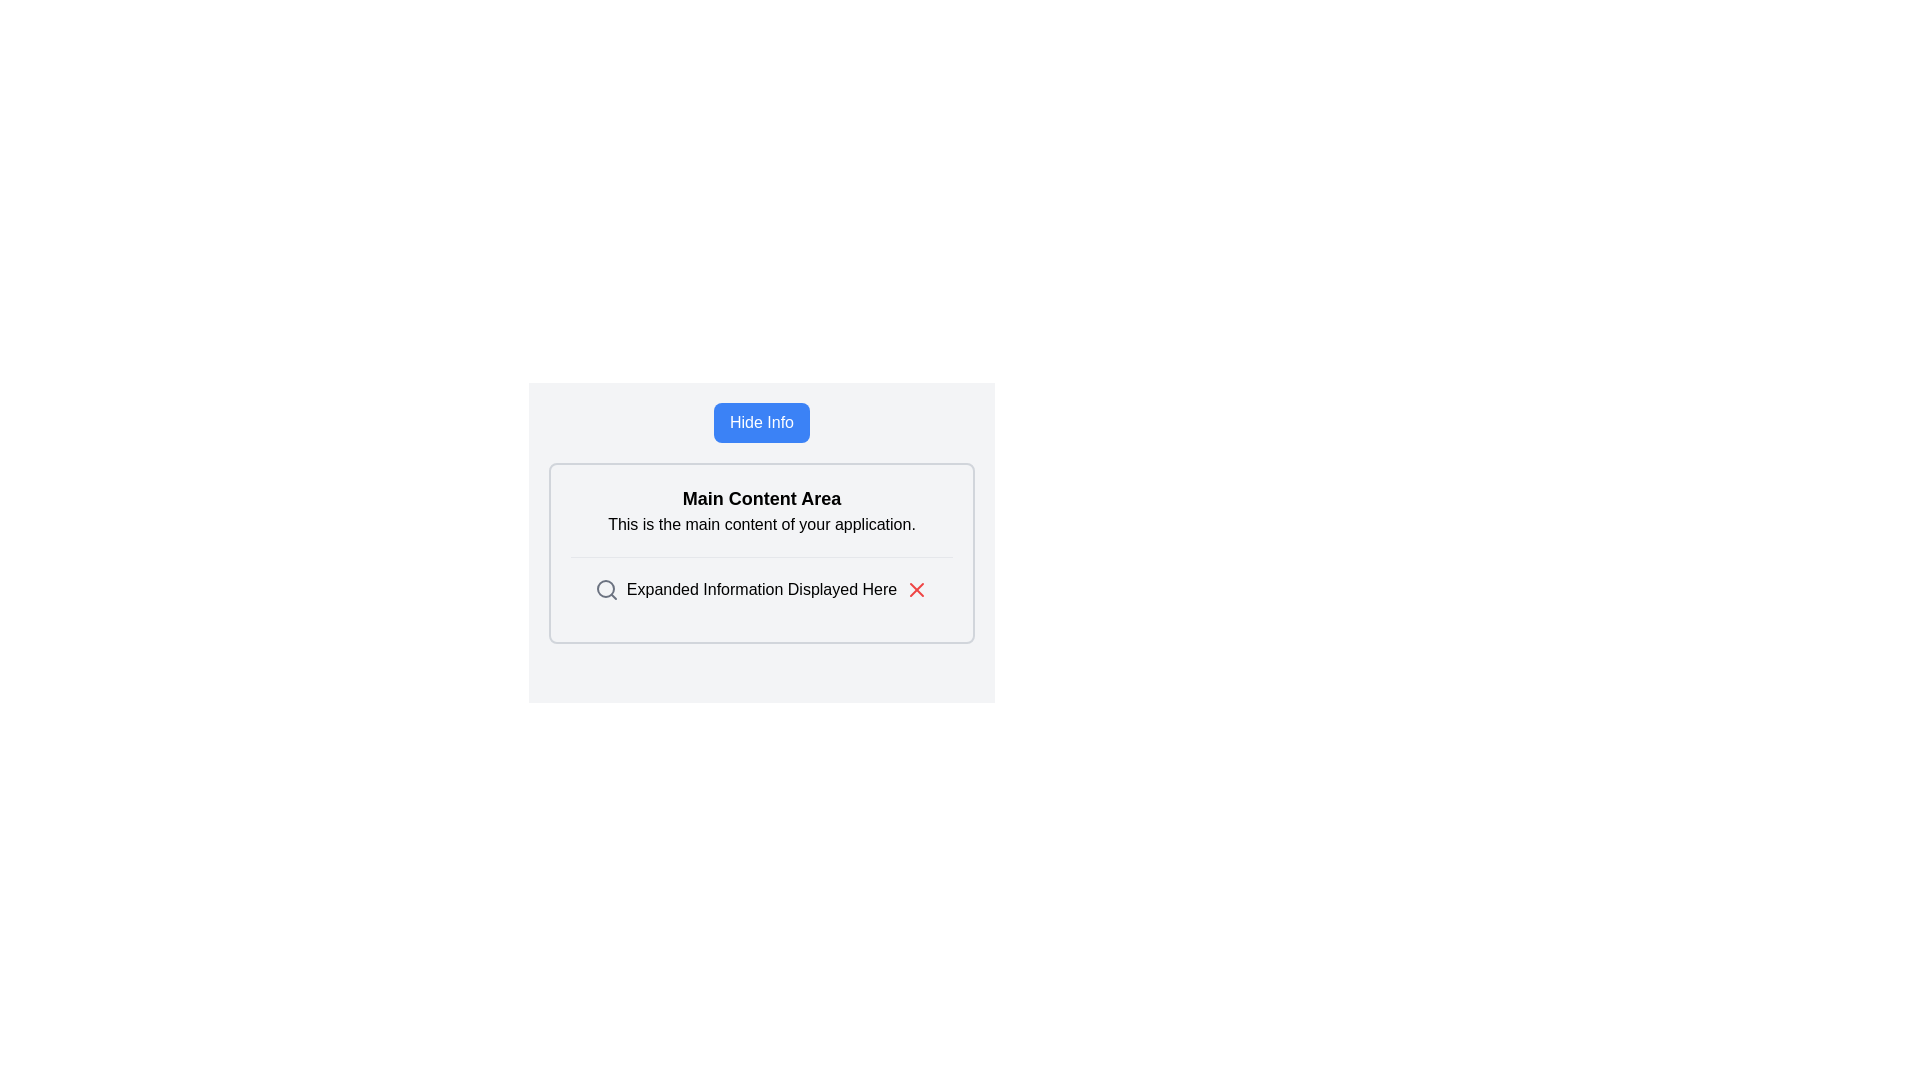 This screenshot has width=1920, height=1080. Describe the element at coordinates (761, 422) in the screenshot. I see `the toggle button located above the 'Main Content Area' section` at that location.